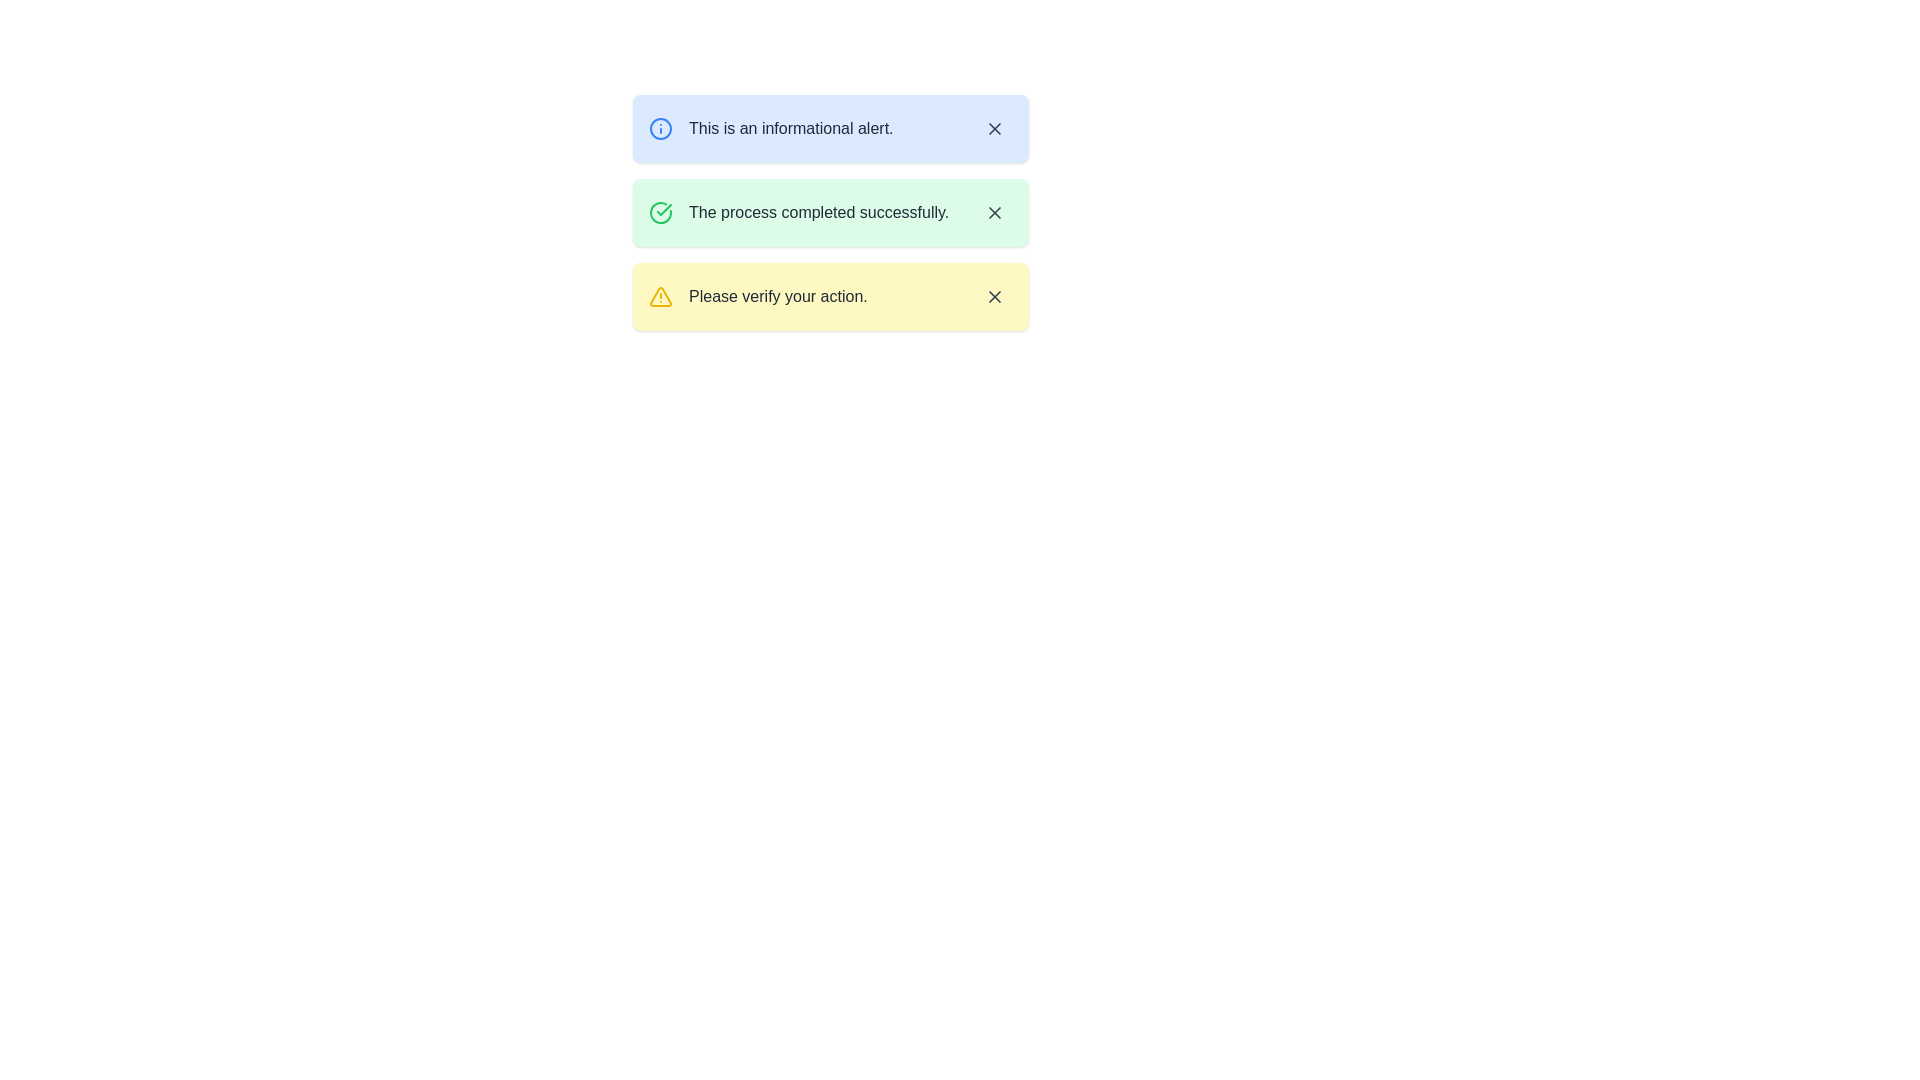 Image resolution: width=1920 pixels, height=1080 pixels. I want to click on the close button located on the far right side of the informational alert box that dismisses the alert, so click(994, 128).